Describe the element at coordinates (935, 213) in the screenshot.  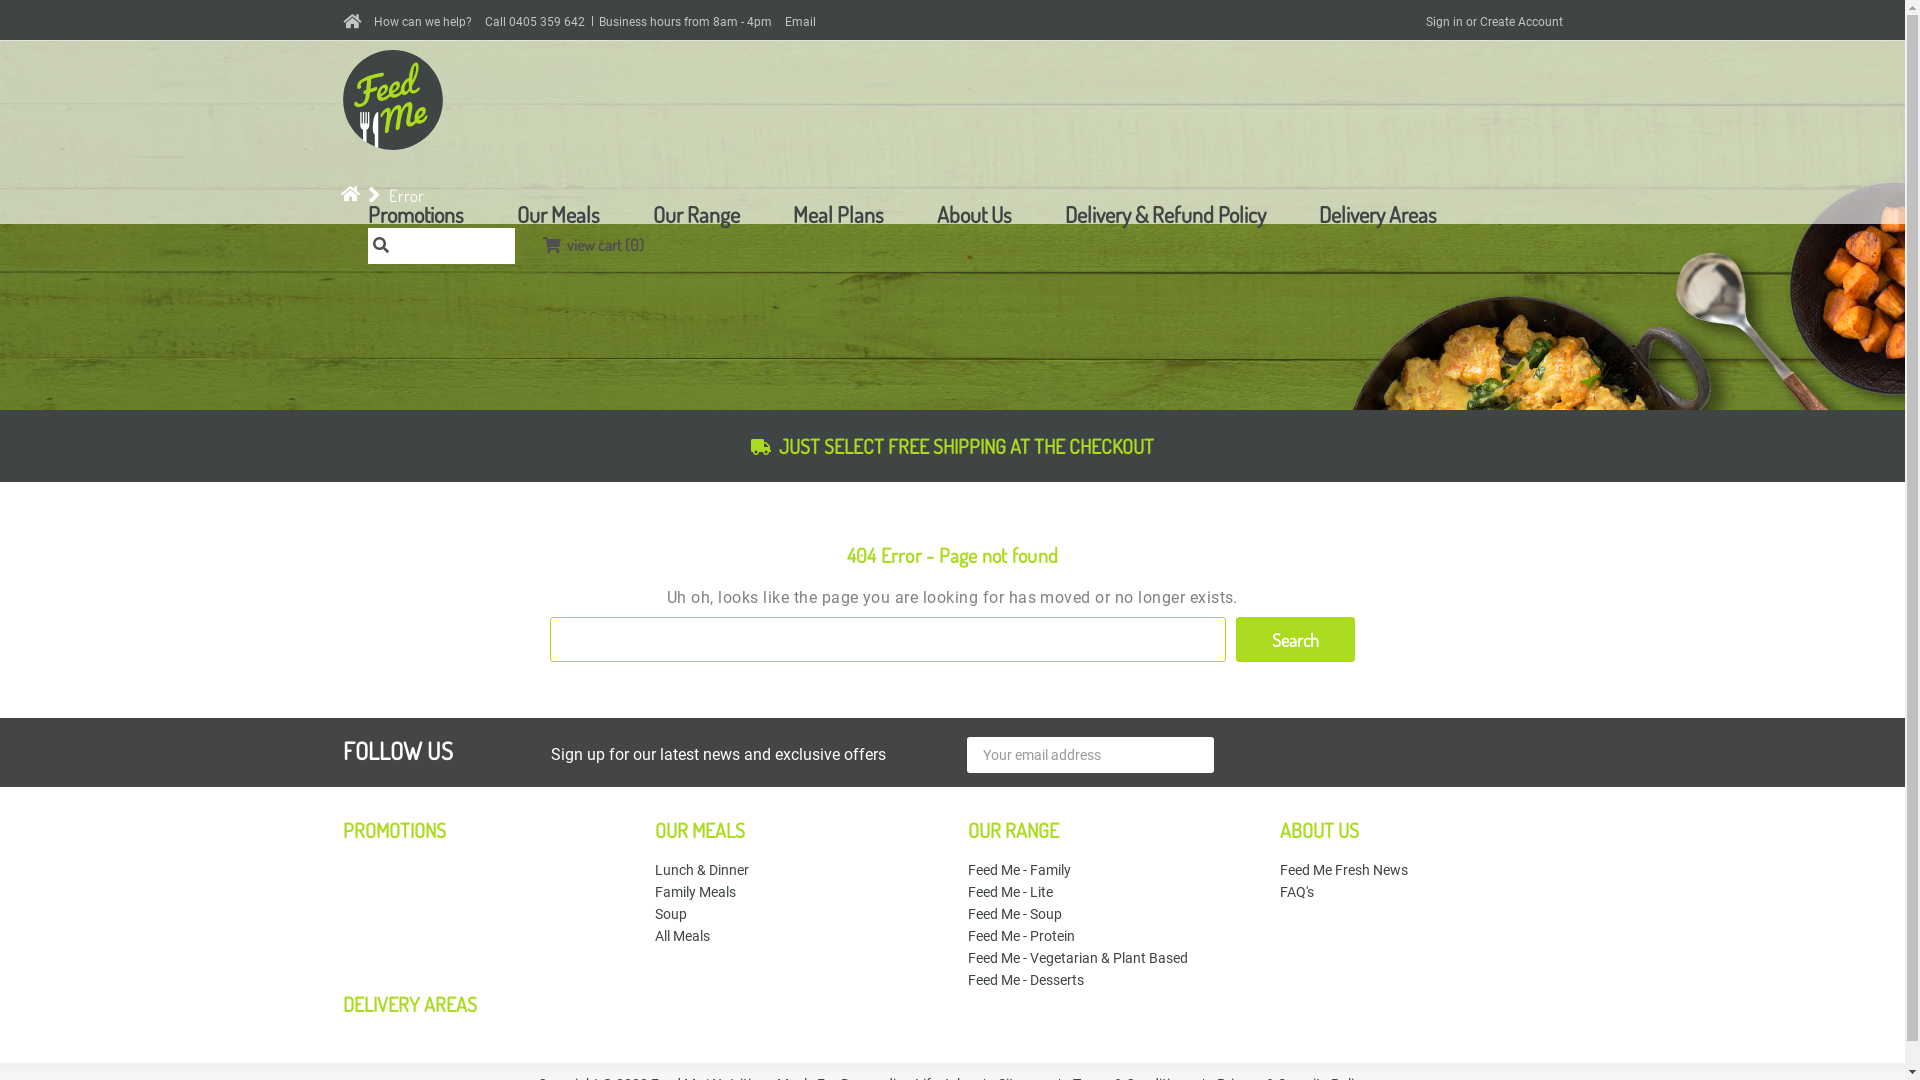
I see `'About Us'` at that location.